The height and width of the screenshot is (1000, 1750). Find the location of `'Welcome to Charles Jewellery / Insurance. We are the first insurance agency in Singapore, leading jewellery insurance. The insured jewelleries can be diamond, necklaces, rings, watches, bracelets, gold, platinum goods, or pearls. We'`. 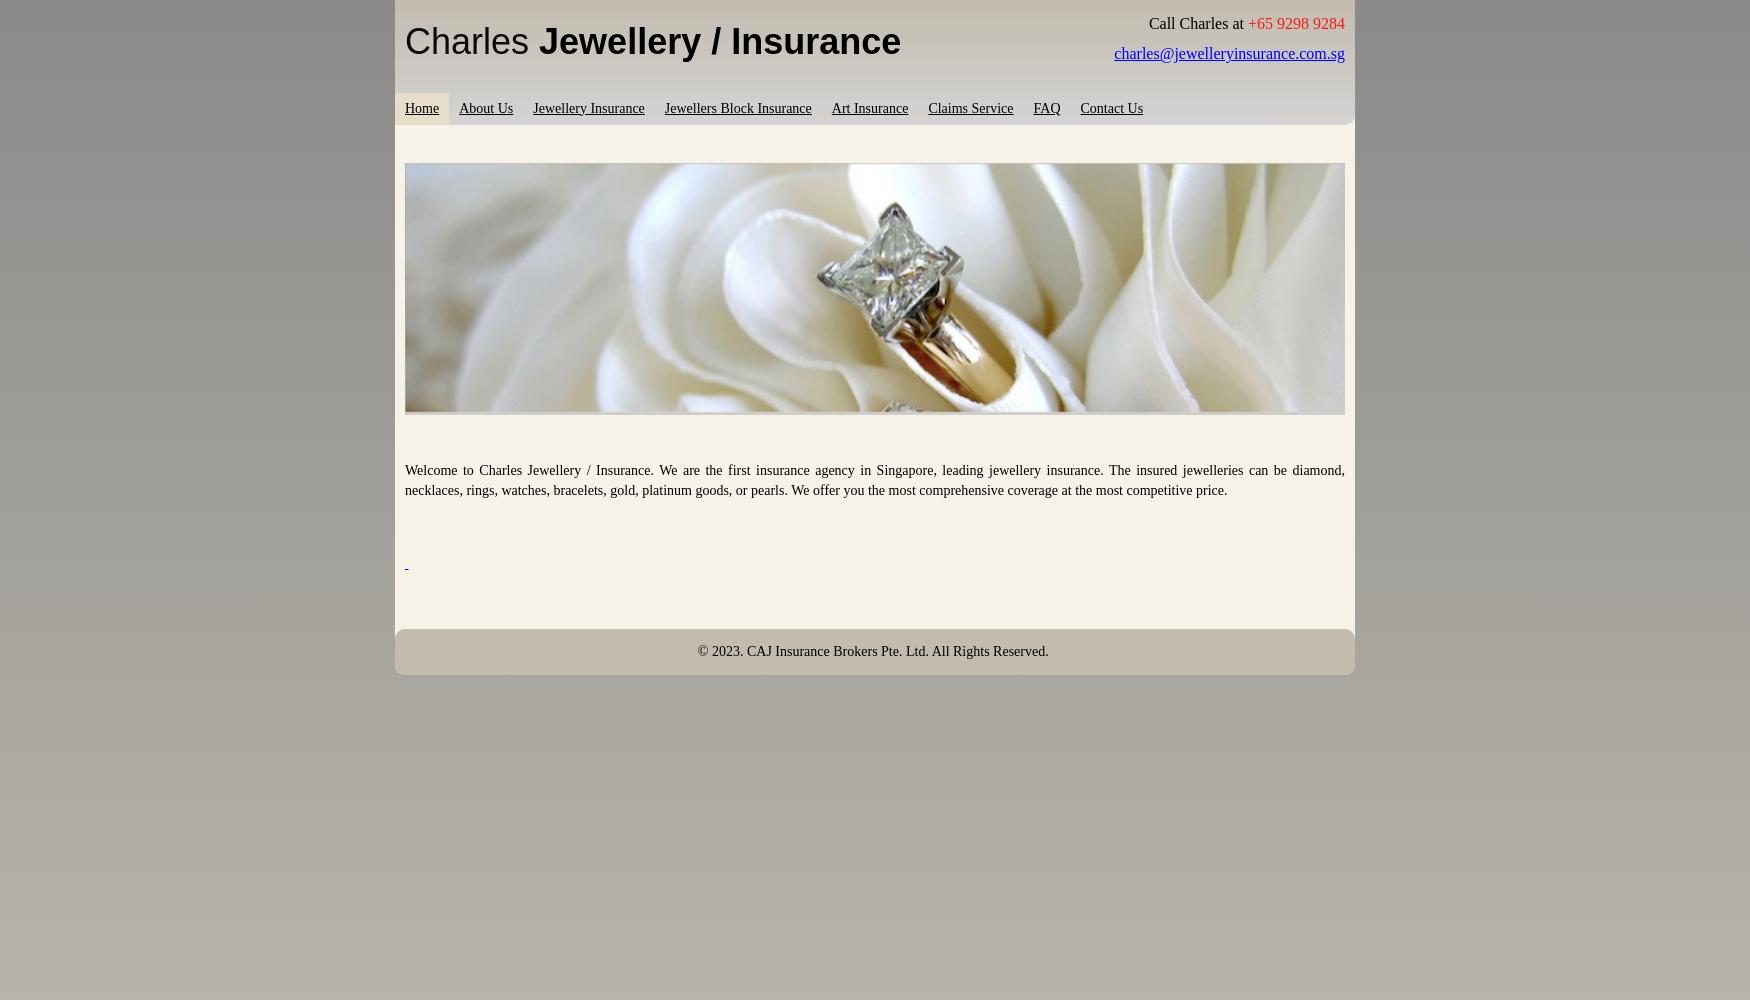

'Welcome to Charles Jewellery / Insurance. We are the first insurance agency in Singapore, leading jewellery insurance. The insured jewelleries can be diamond, necklaces, rings, watches, bracelets, gold, platinum goods, or pearls. We' is located at coordinates (875, 478).